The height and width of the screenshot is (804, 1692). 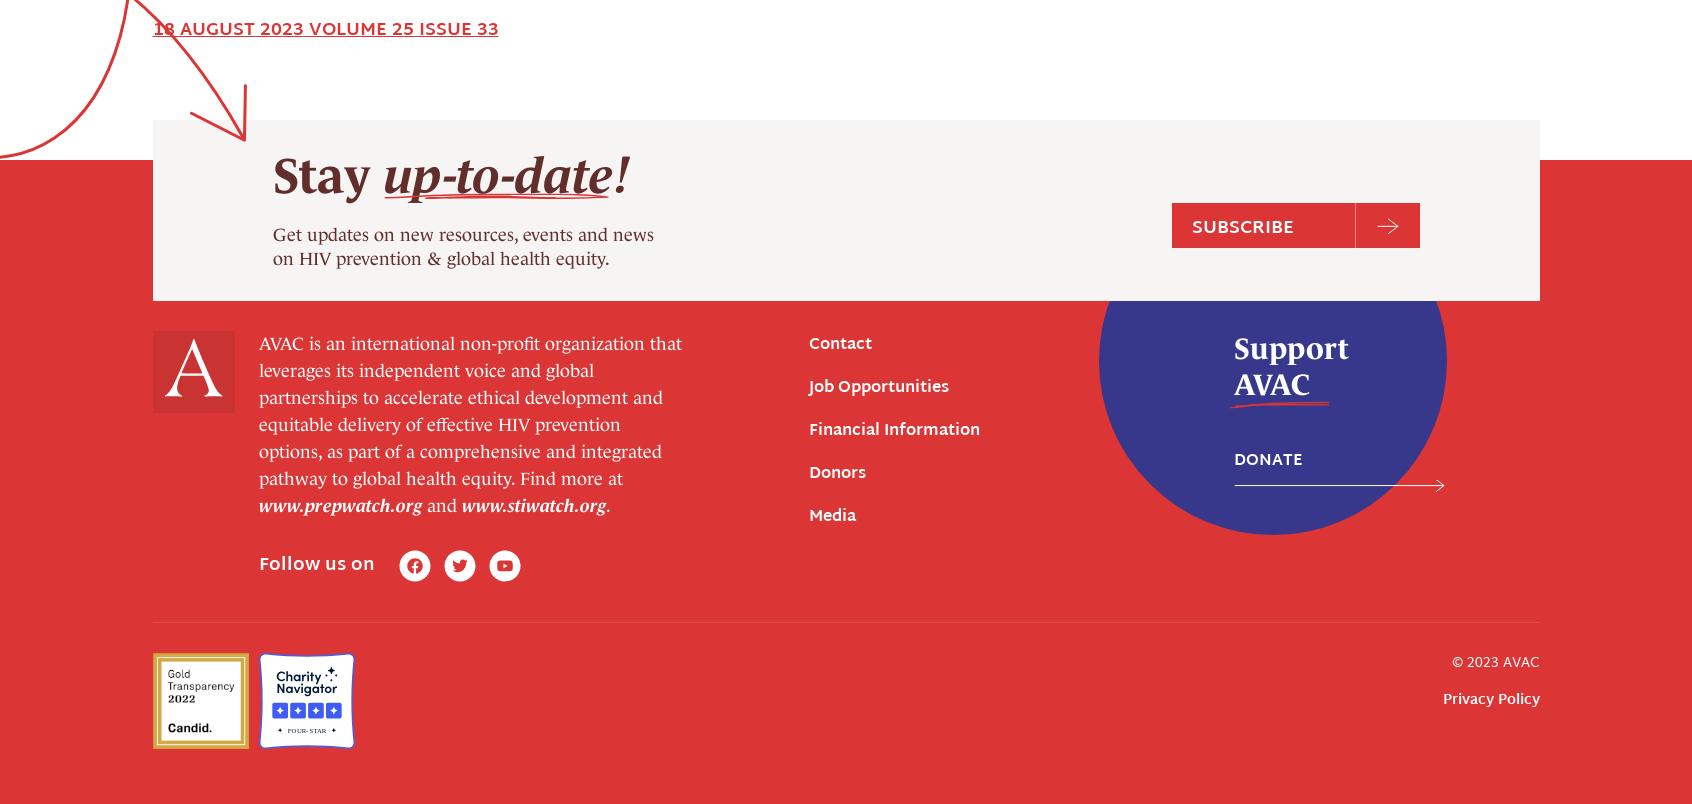 What do you see at coordinates (877, 27) in the screenshot?
I see `'Job Opportunities'` at bounding box center [877, 27].